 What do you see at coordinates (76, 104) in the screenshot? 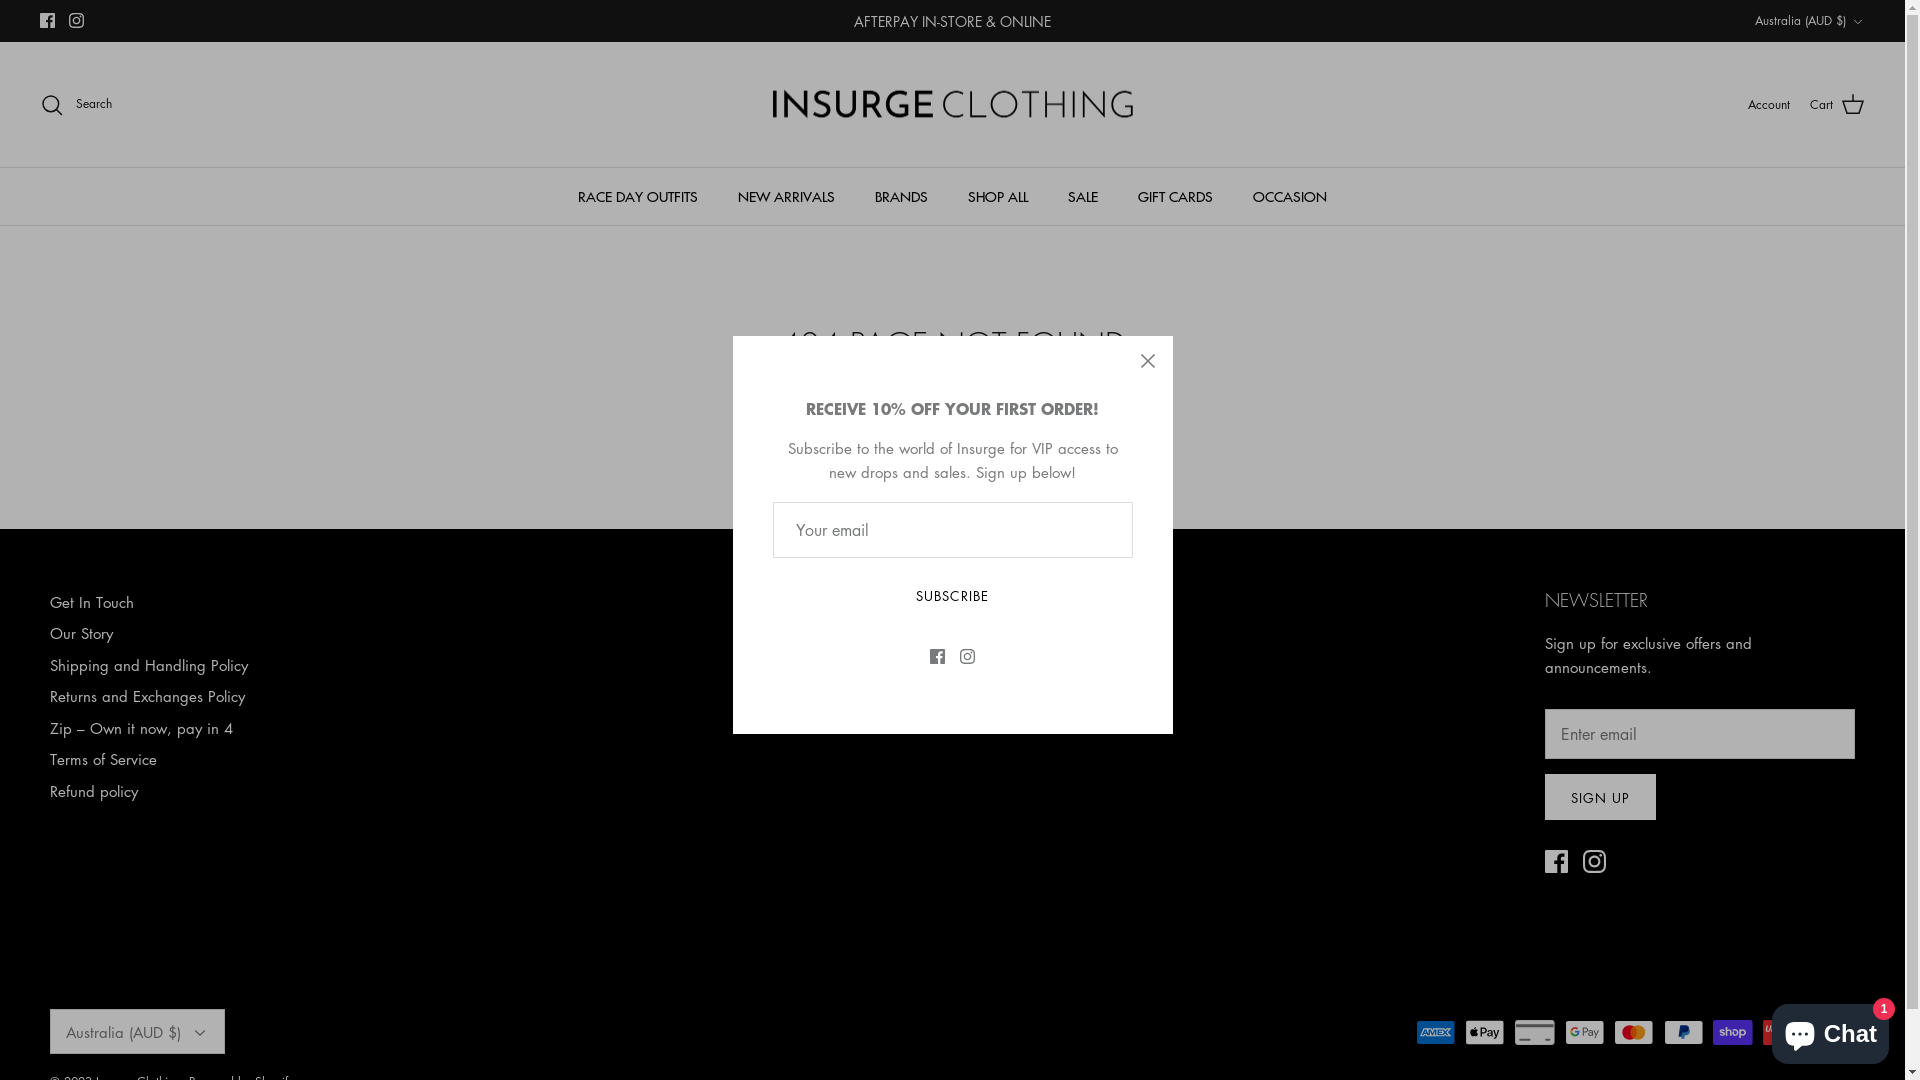
I see `'Search'` at bounding box center [76, 104].